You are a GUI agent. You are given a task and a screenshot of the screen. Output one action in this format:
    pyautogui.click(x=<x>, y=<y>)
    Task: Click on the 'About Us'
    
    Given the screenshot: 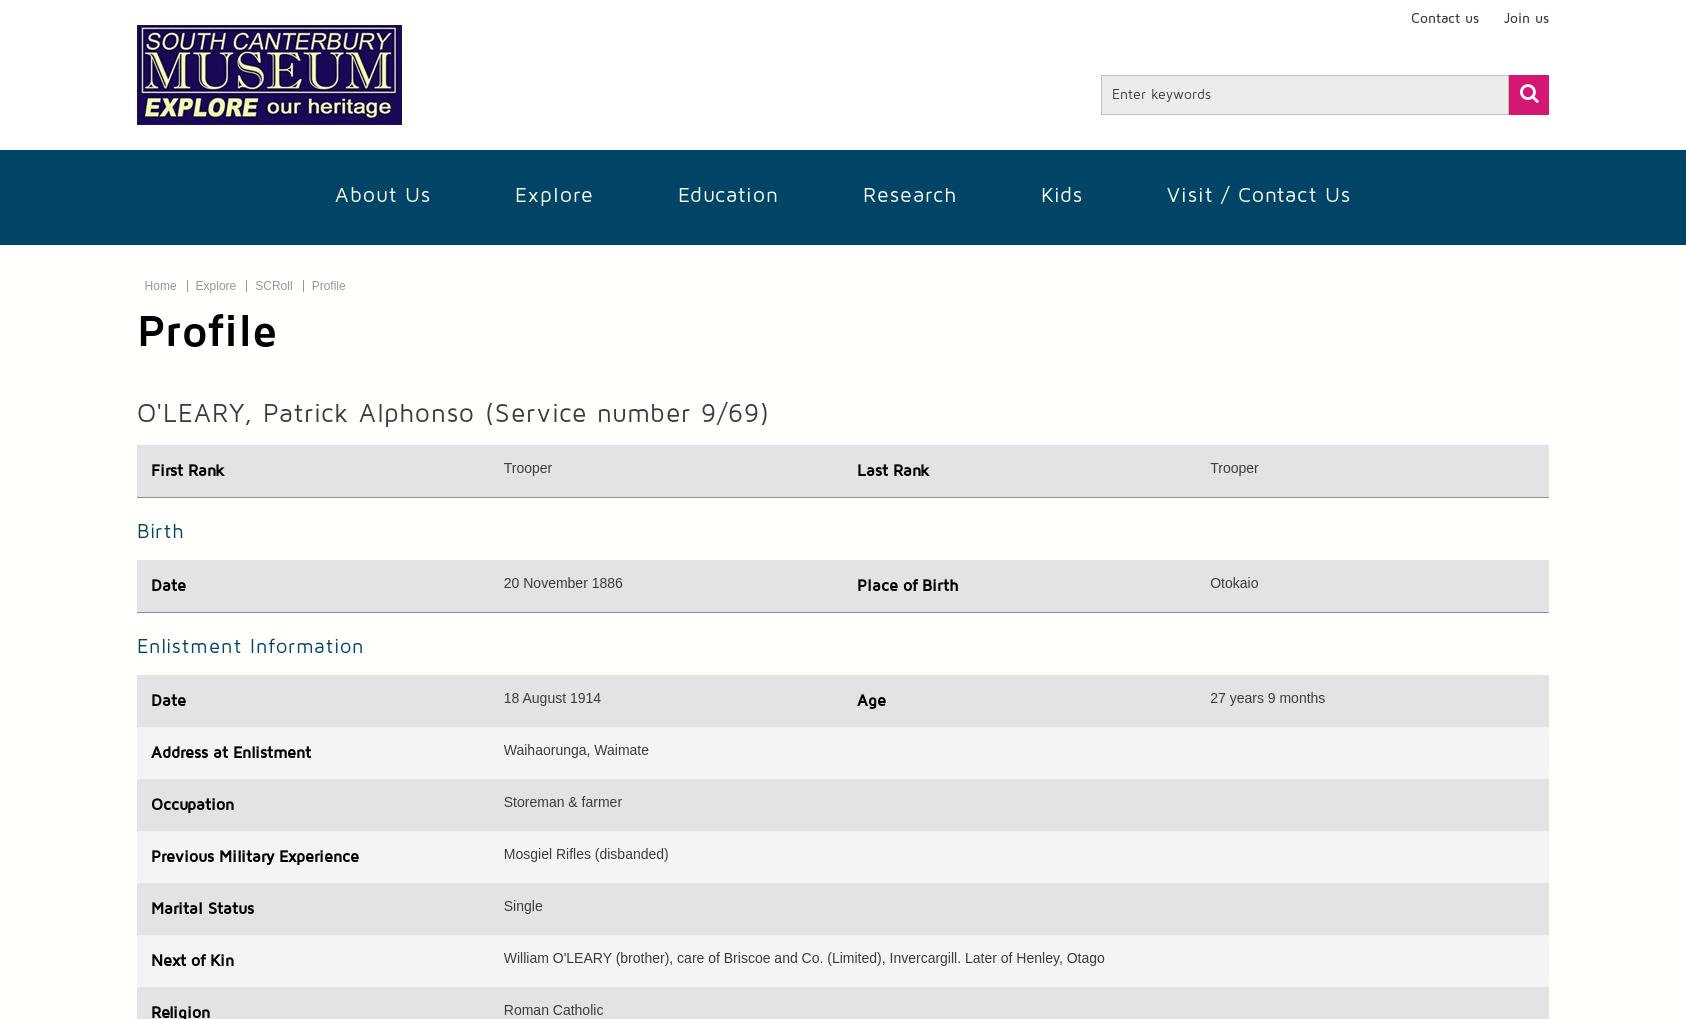 What is the action you would take?
    pyautogui.click(x=382, y=194)
    